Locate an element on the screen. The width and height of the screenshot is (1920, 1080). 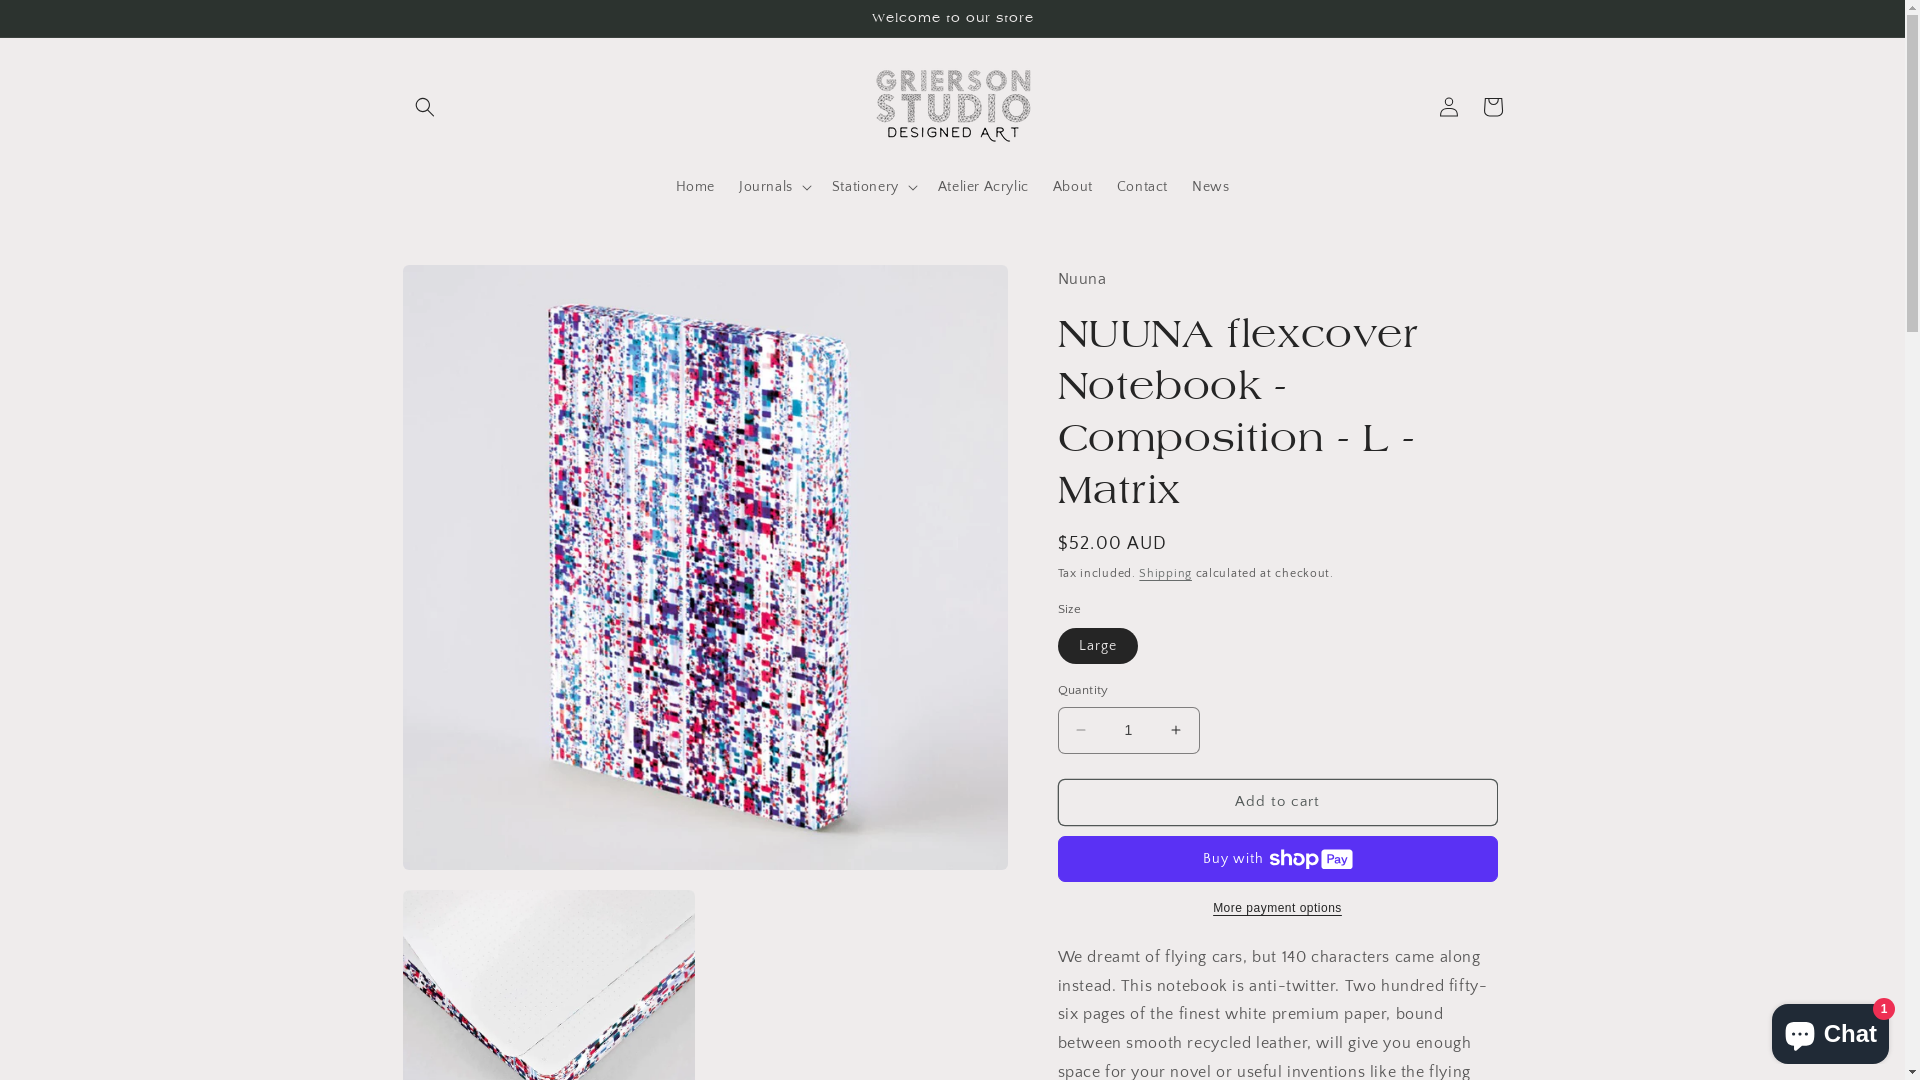
'Skip to product information' is located at coordinates (461, 287).